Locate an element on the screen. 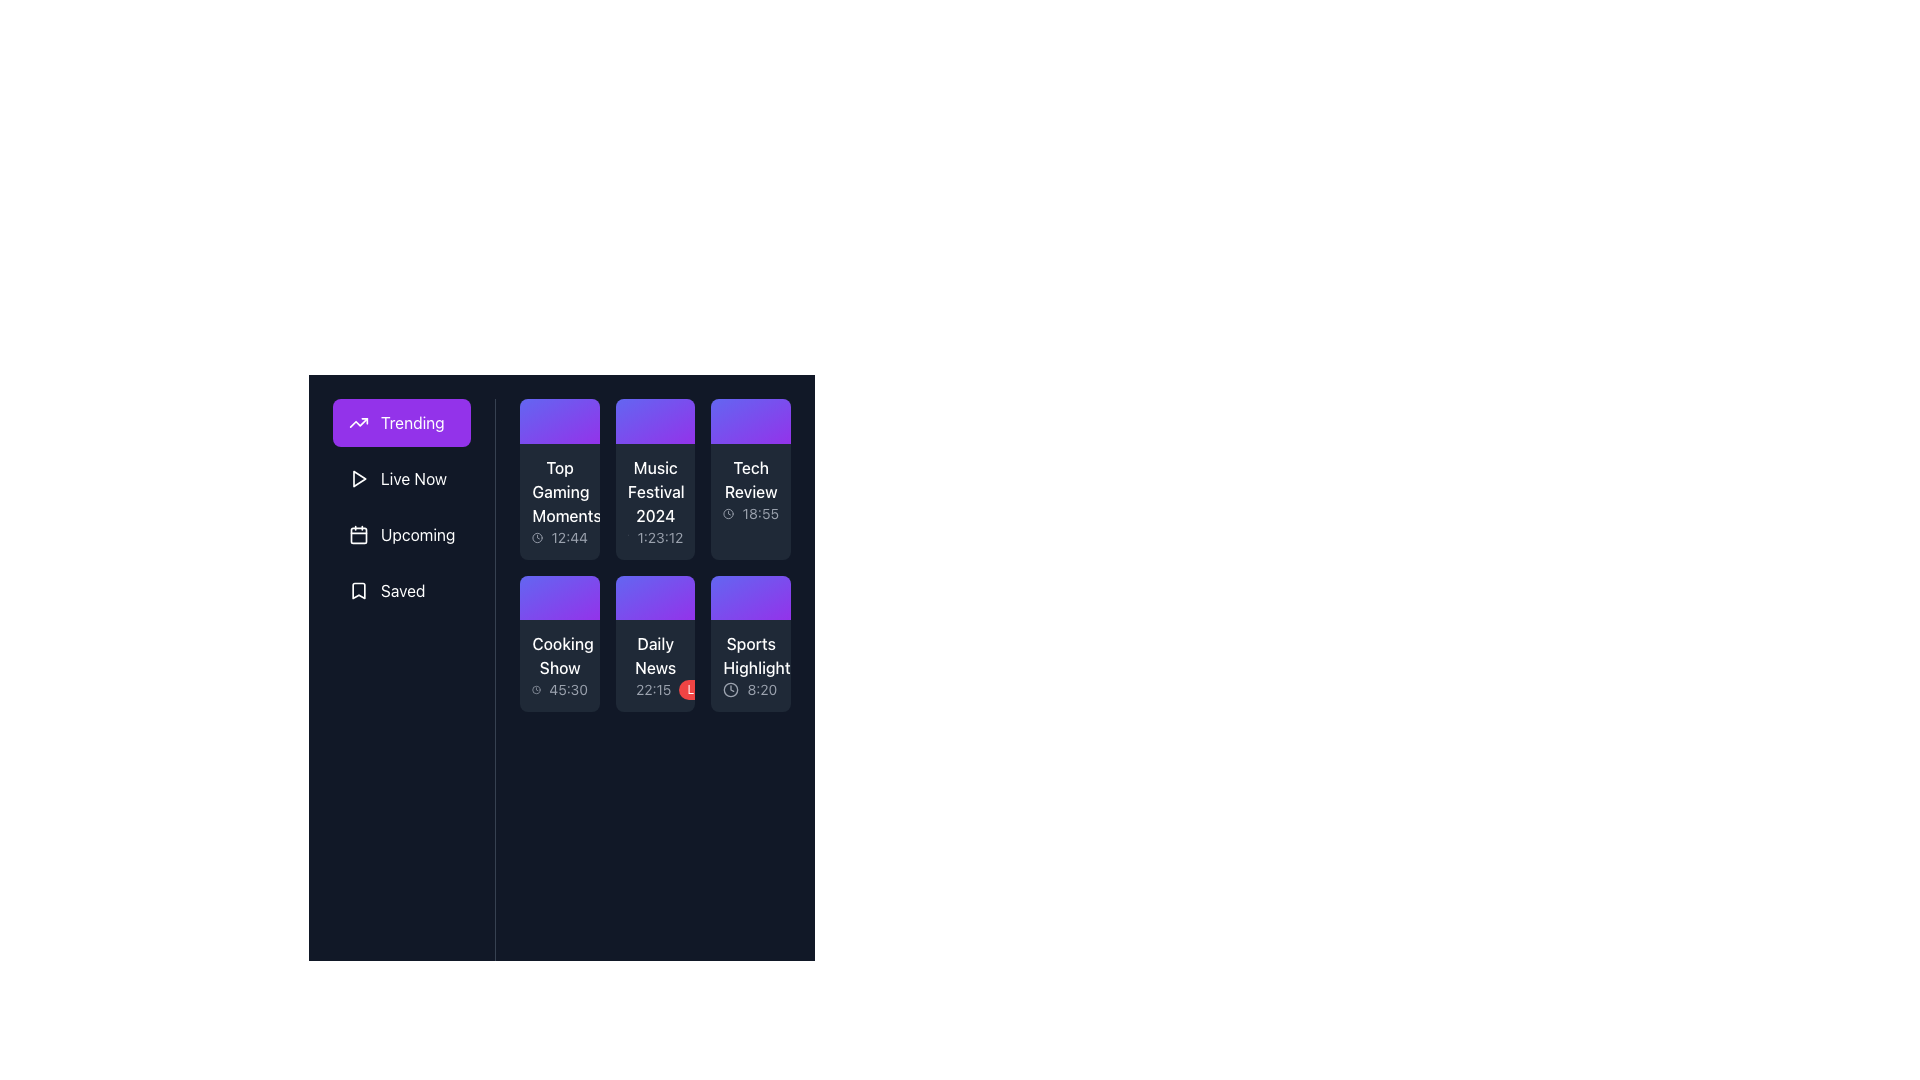  the calendar icon located on the left-hand menu, which represents the 'Upcoming' section is located at coordinates (359, 534).